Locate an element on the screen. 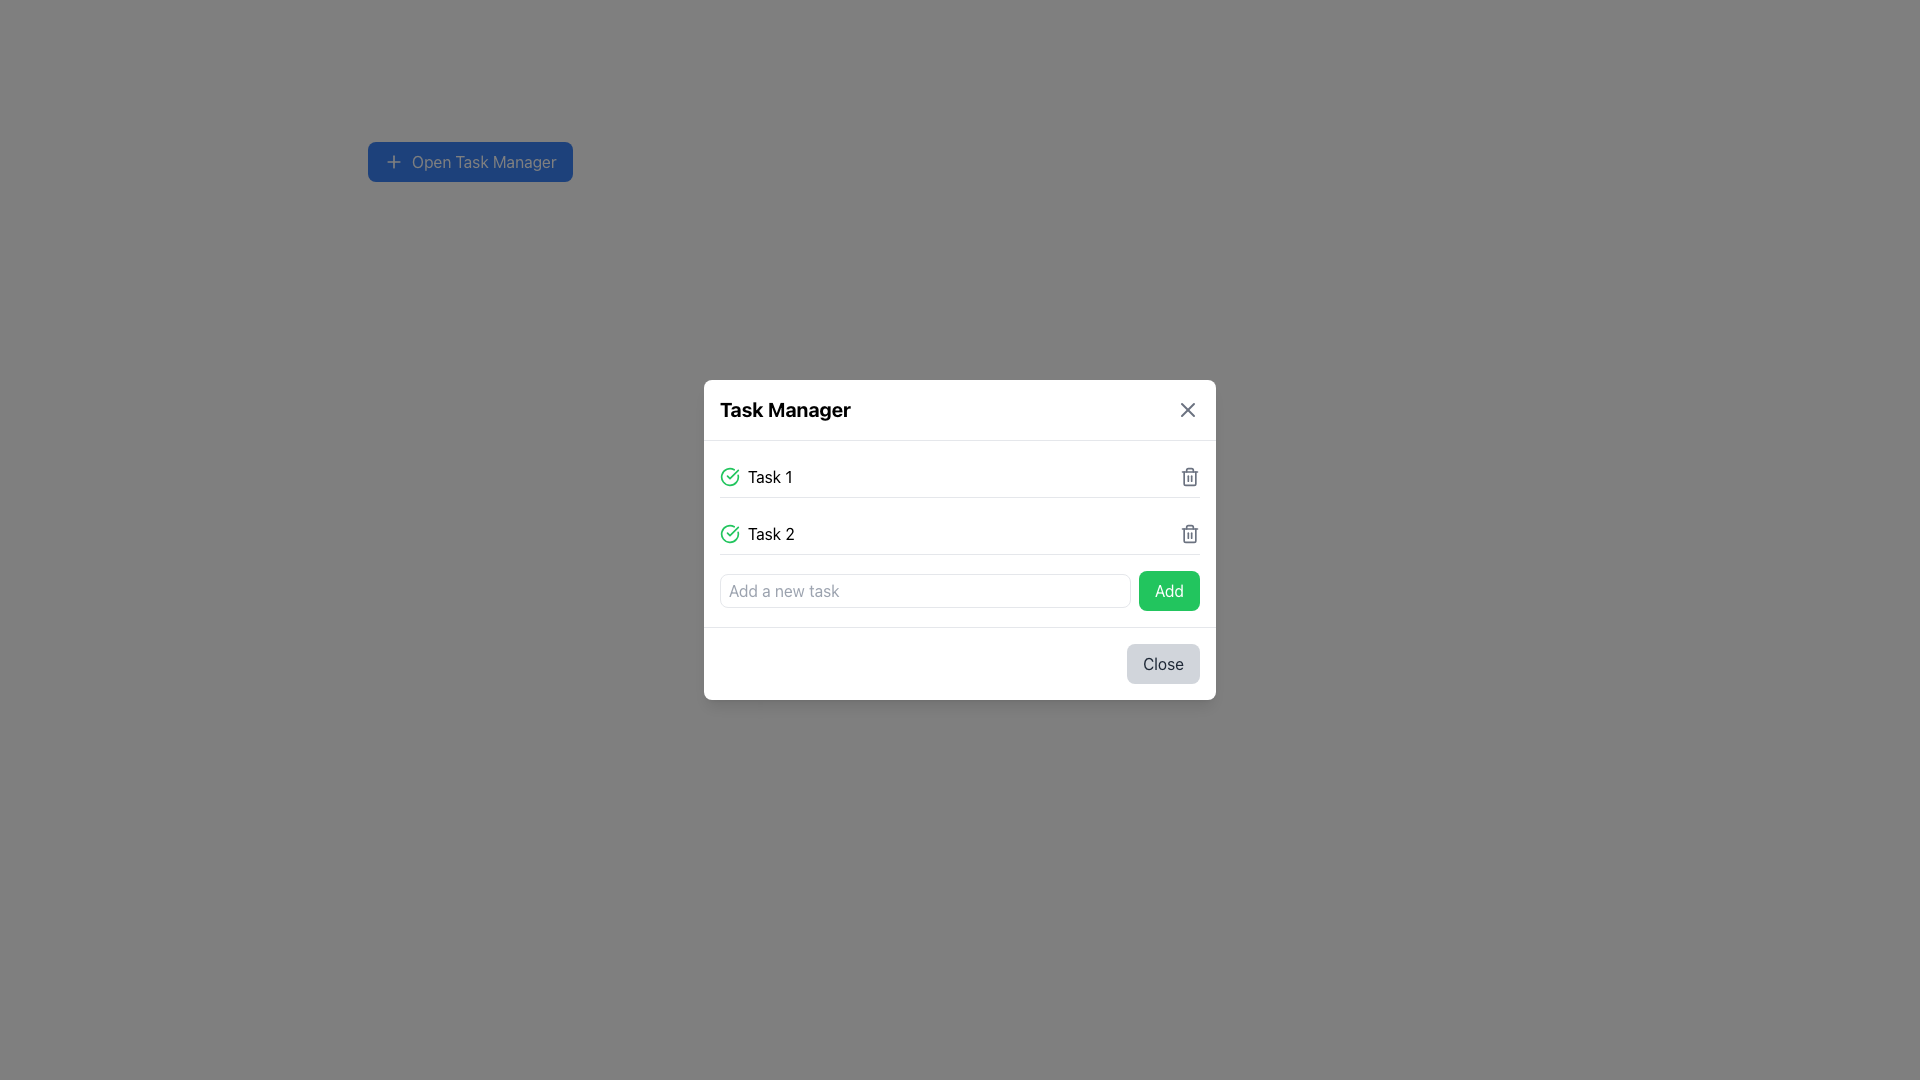 This screenshot has height=1080, width=1920. the text label displaying 'Task 1' in the 'Task Manager' interface, which is positioned above 'Task 2' and to the right of the completion check mark is located at coordinates (769, 477).